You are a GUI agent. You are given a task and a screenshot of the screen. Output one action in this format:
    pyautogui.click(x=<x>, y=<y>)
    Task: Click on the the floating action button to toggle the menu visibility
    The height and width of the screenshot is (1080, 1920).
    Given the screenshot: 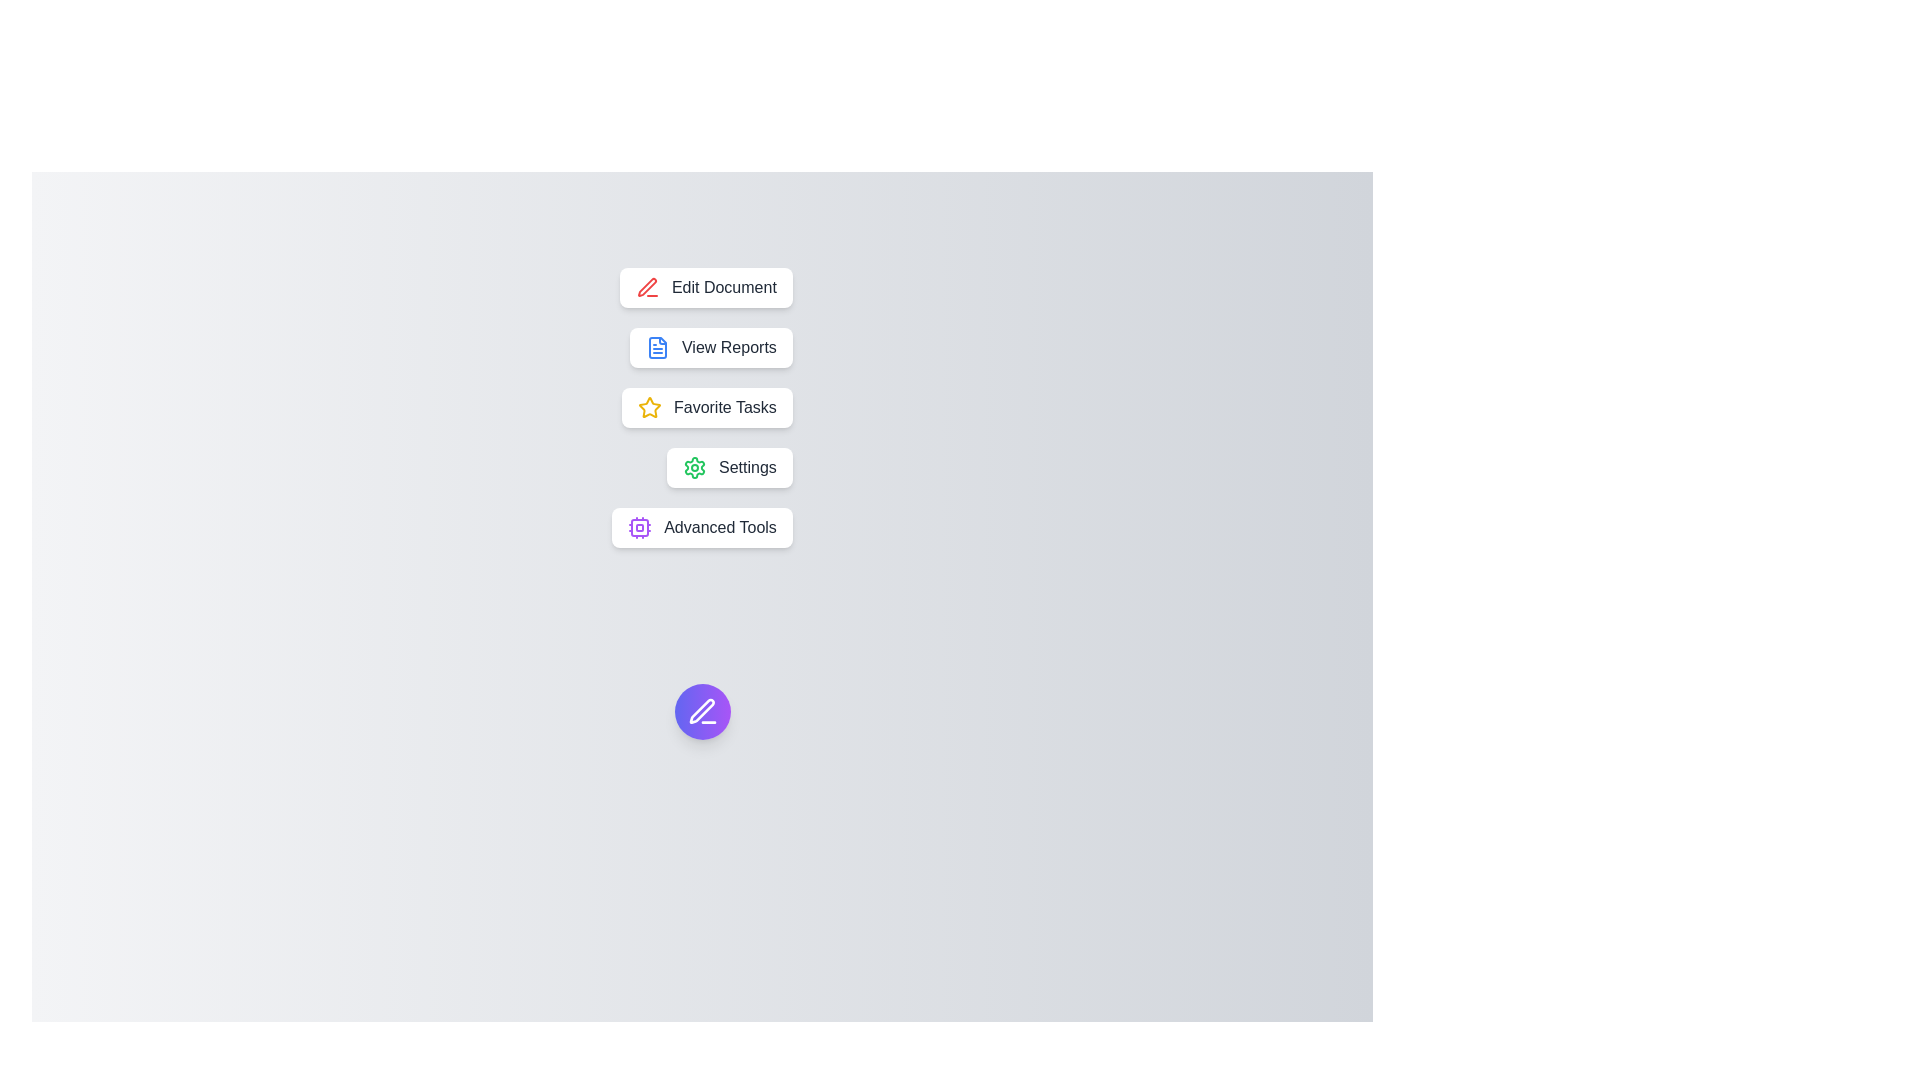 What is the action you would take?
    pyautogui.click(x=702, y=711)
    